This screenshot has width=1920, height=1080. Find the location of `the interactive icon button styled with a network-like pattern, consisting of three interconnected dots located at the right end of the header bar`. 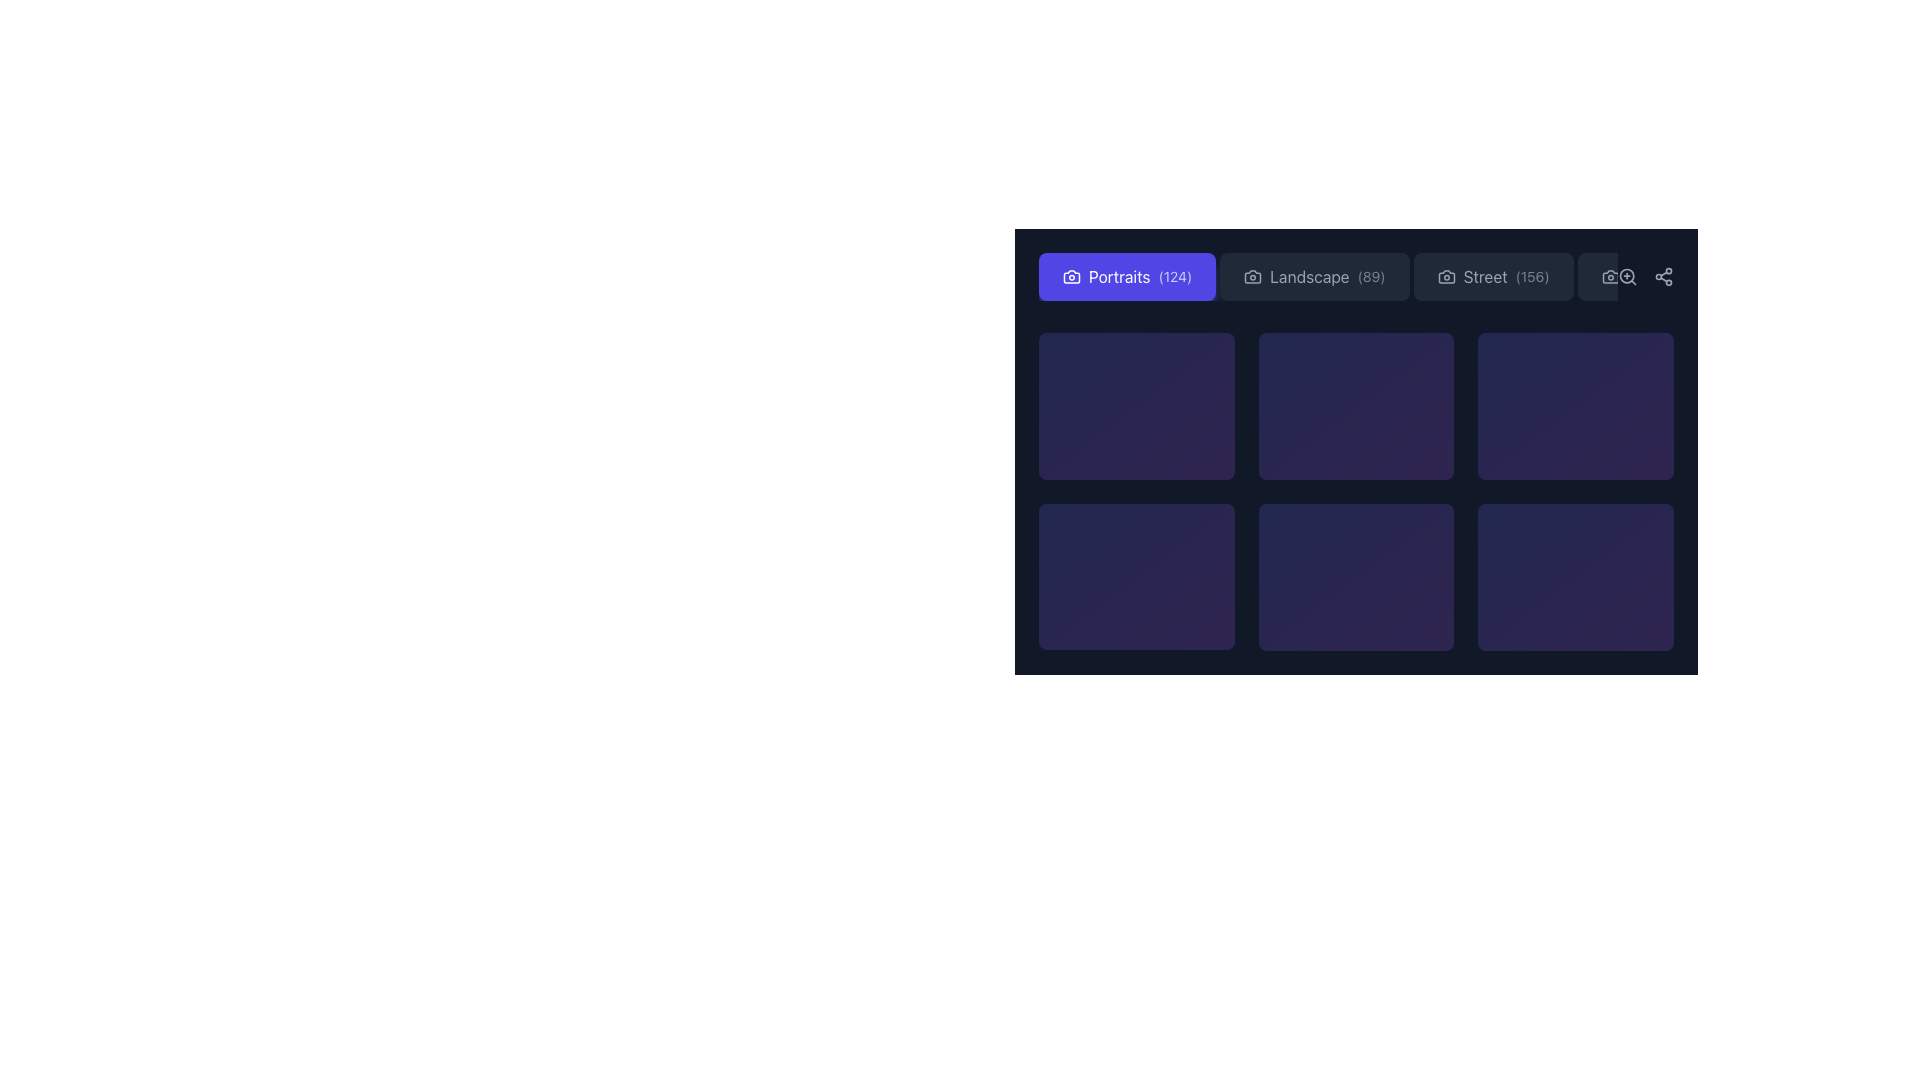

the interactive icon button styled with a network-like pattern, consisting of three interconnected dots located at the right end of the header bar is located at coordinates (1664, 277).